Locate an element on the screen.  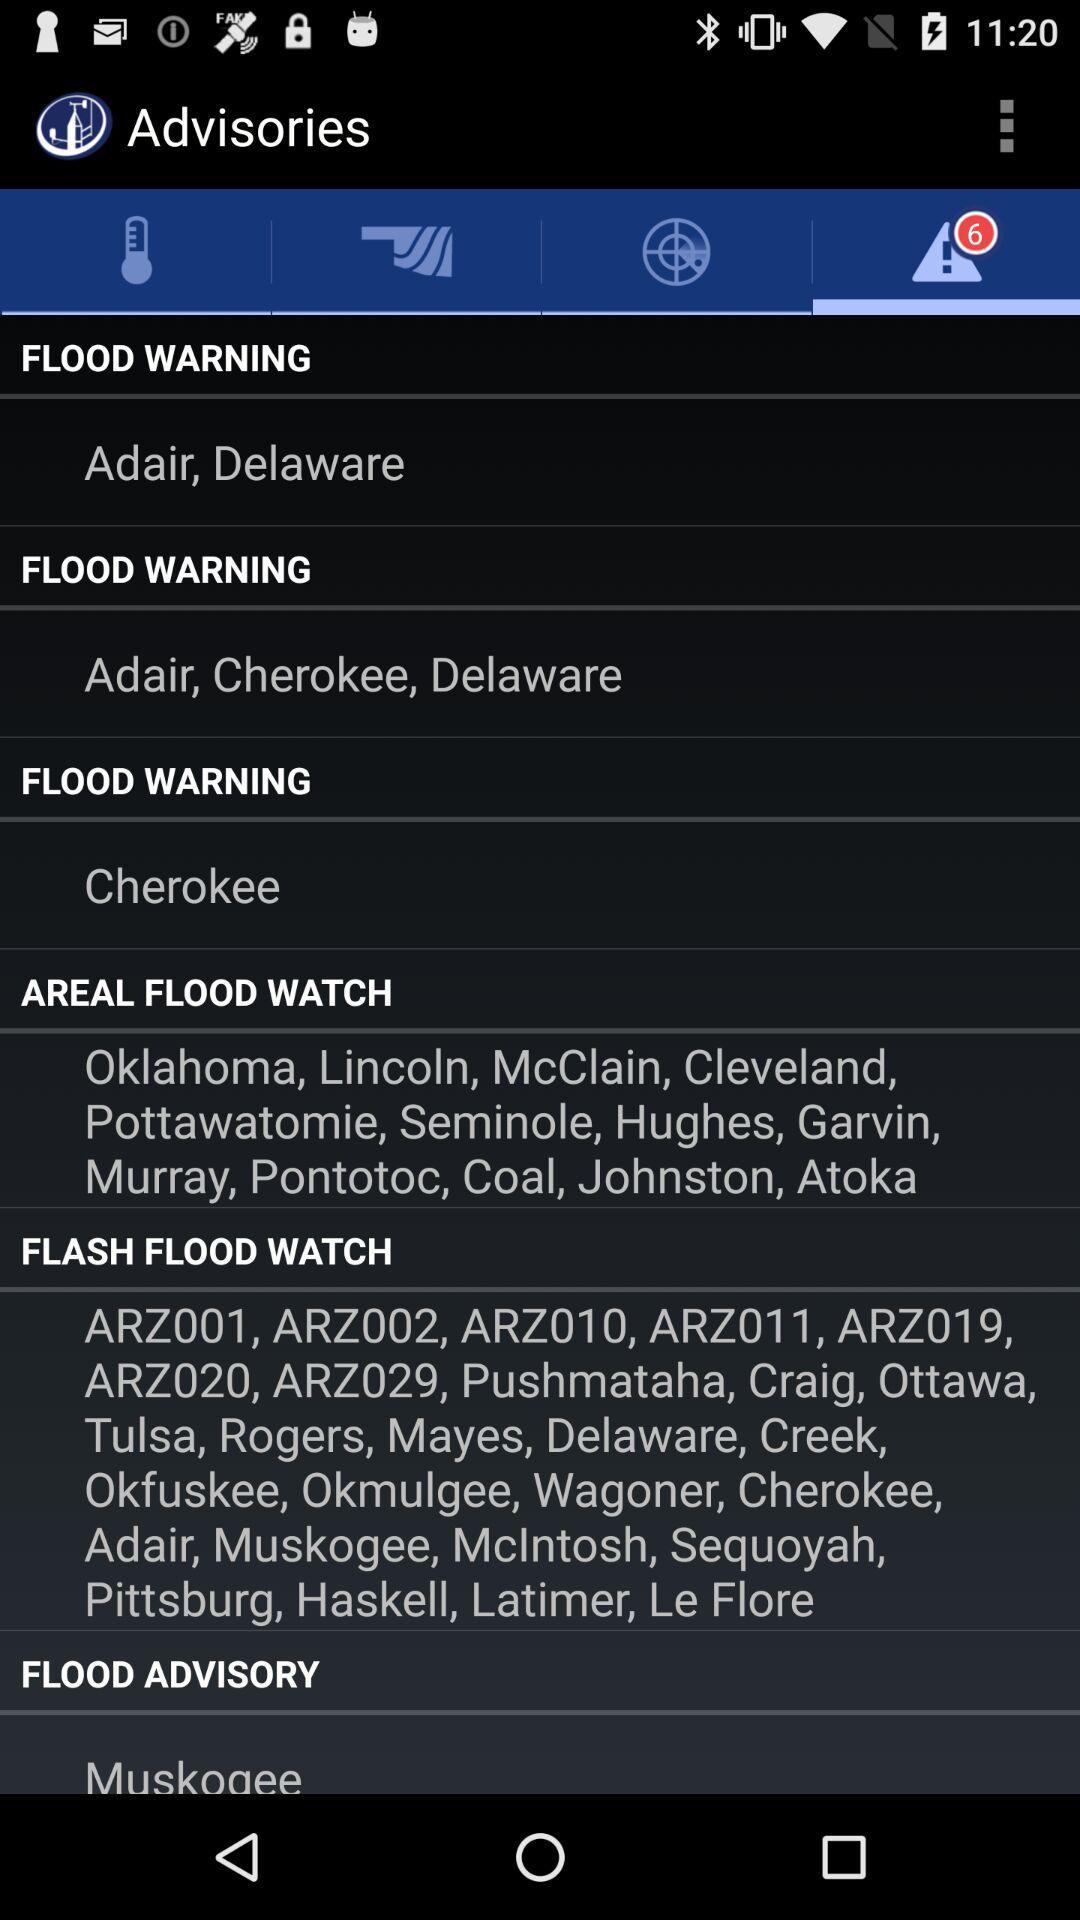
the muskogee app is located at coordinates (540, 1753).